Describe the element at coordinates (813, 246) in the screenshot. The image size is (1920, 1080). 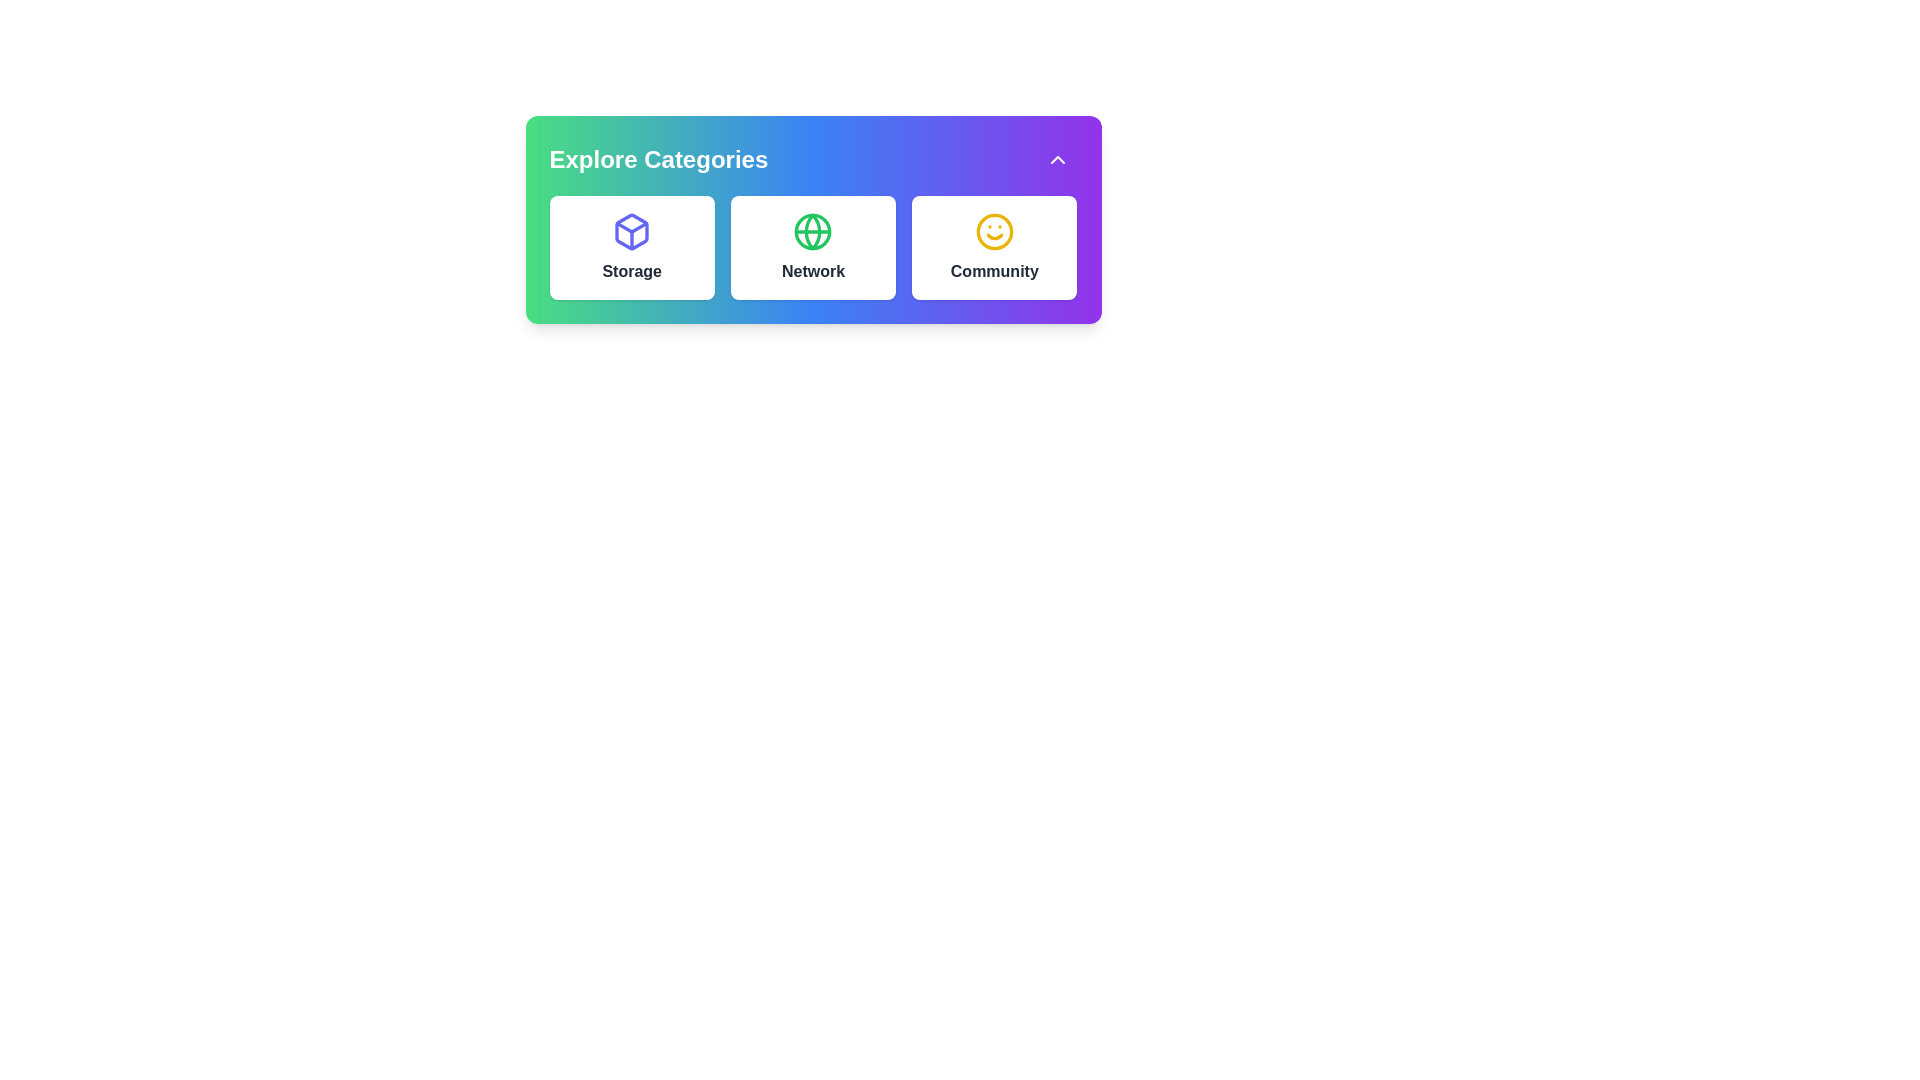
I see `the 'Network' category card located in the 'Explore Categories' section, positioned between the 'Storage' card and the 'Community' card` at that location.